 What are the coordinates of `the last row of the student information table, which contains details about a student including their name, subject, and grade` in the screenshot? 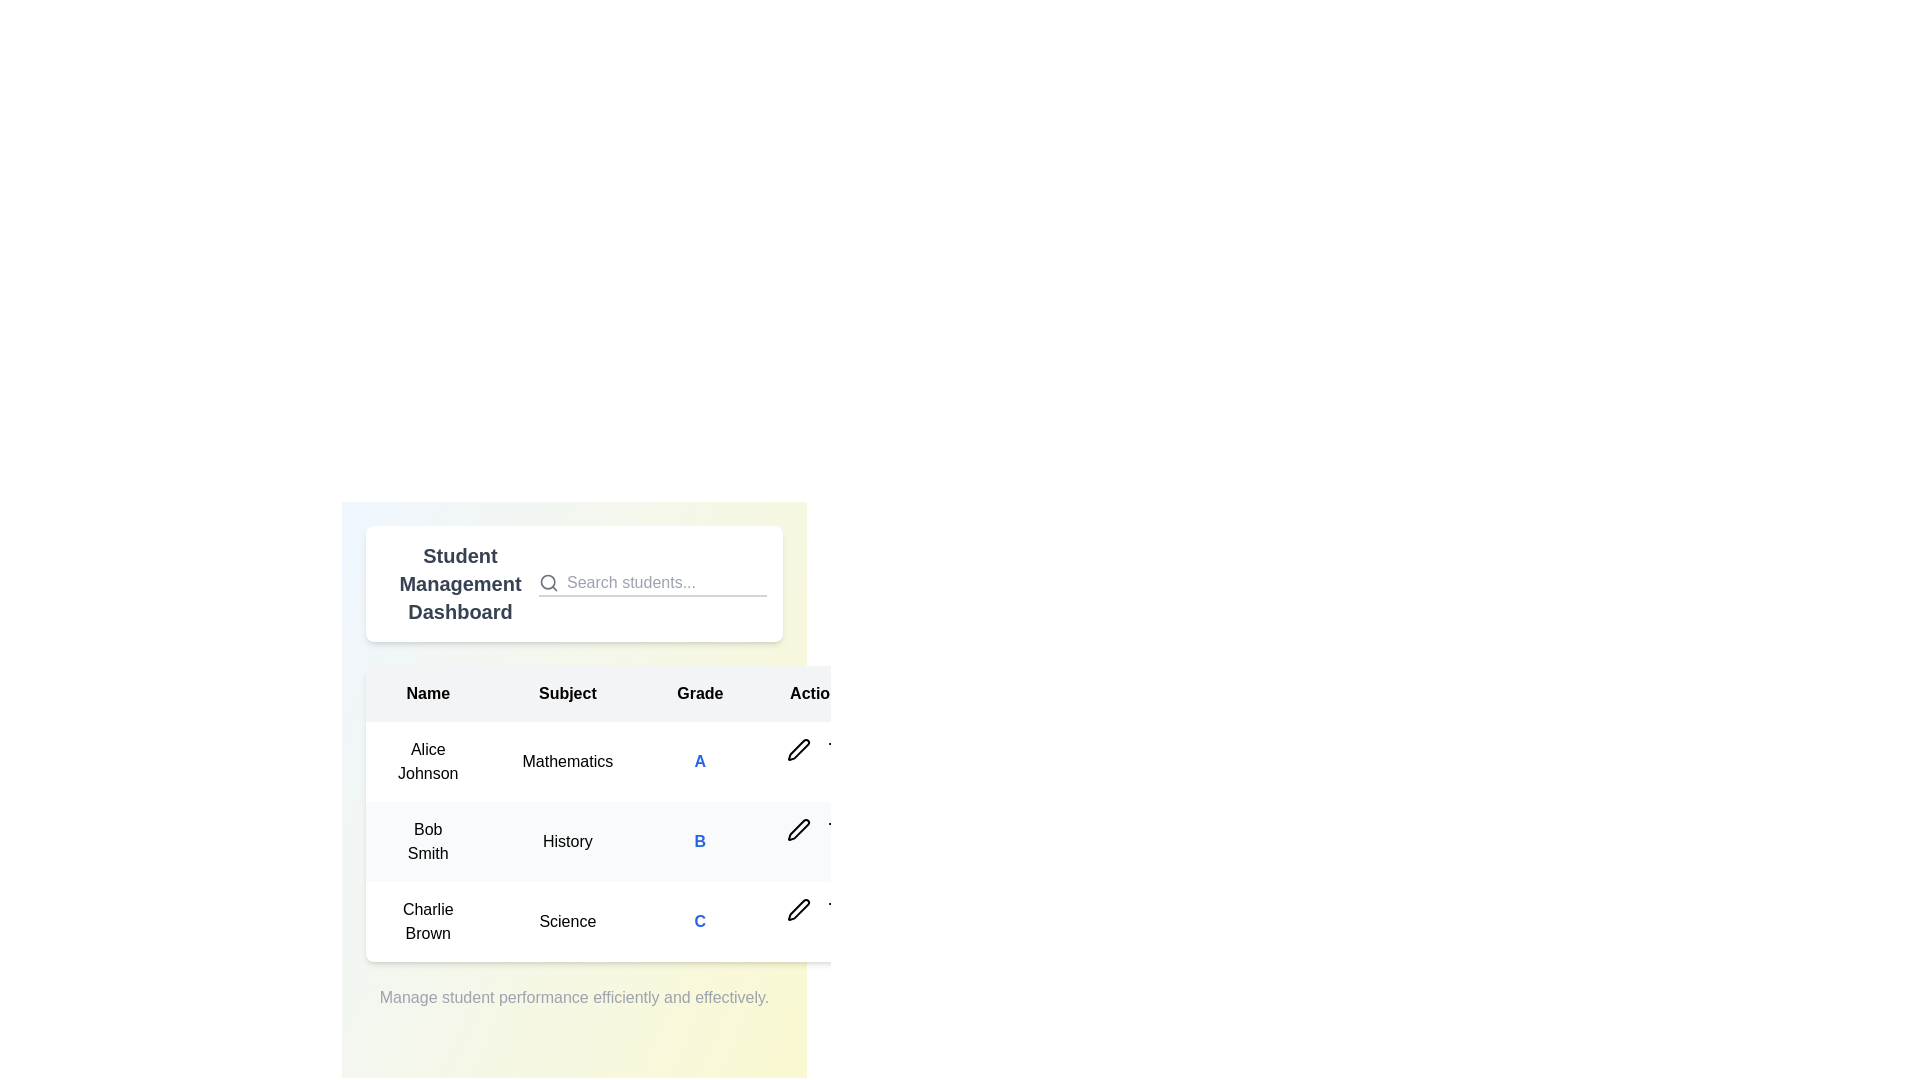 It's located at (623, 921).